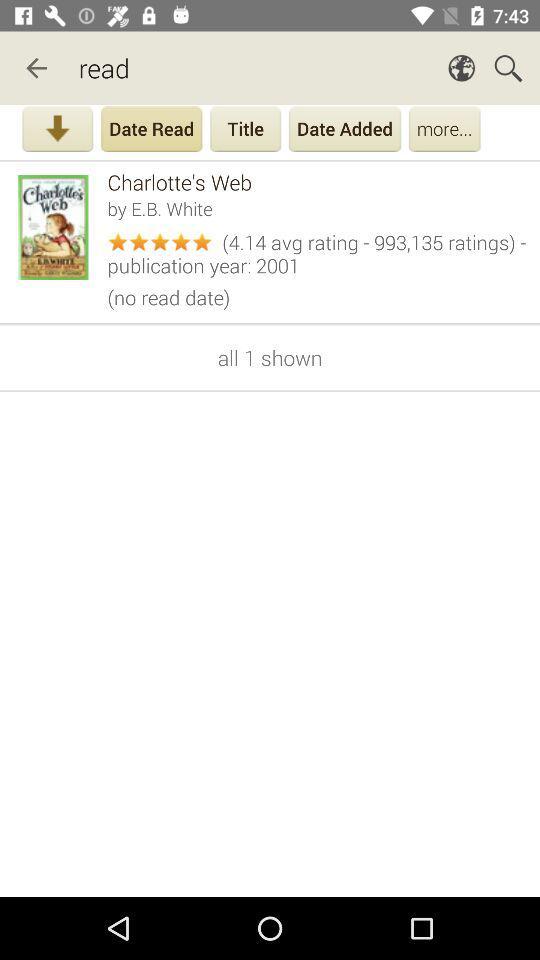  I want to click on icon below the by e b icon, so click(317, 250).